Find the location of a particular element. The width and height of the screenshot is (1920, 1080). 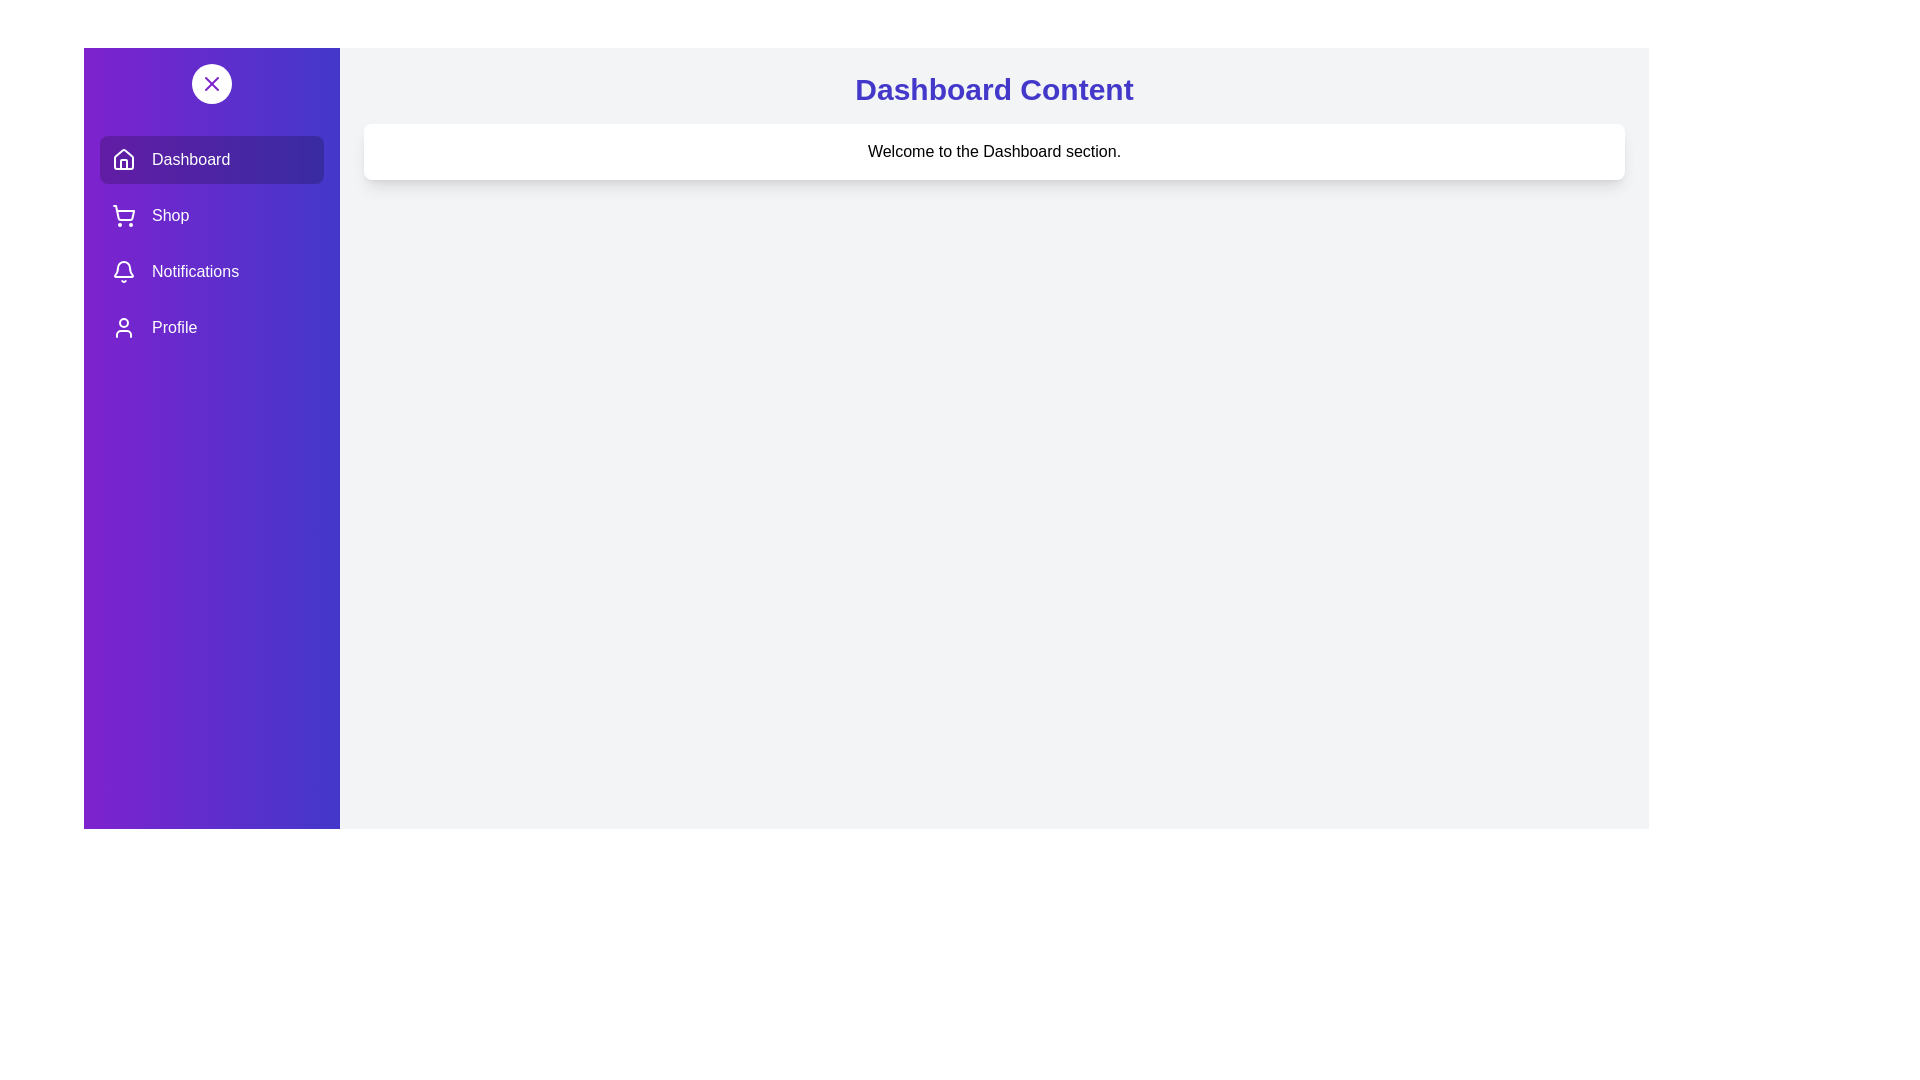

the drawer toggle button to open or close the drawer is located at coordinates (211, 83).